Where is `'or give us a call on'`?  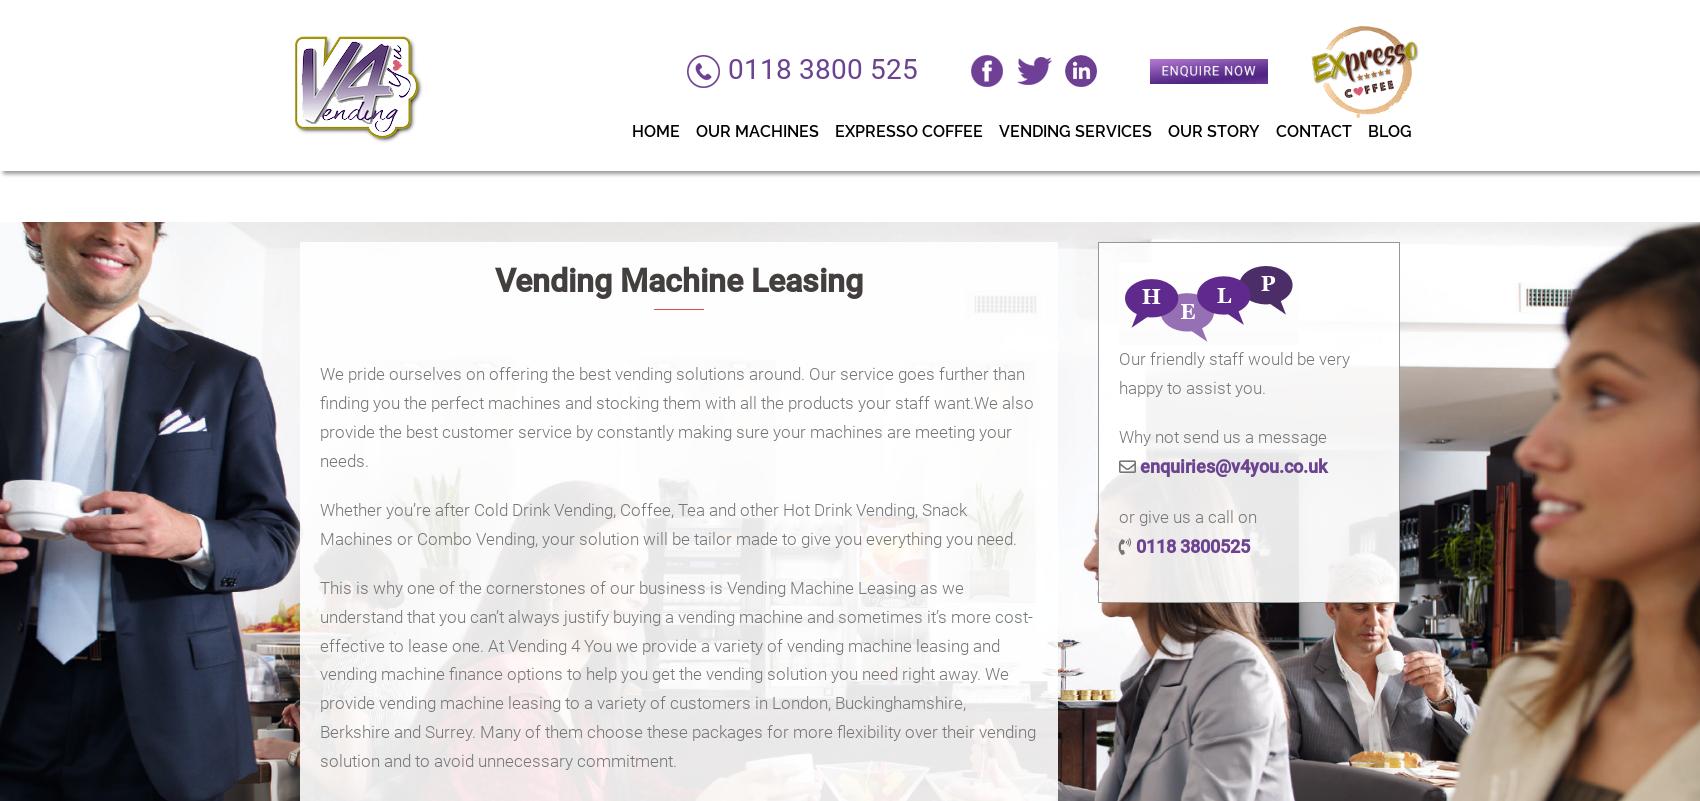 'or give us a call on' is located at coordinates (1186, 516).